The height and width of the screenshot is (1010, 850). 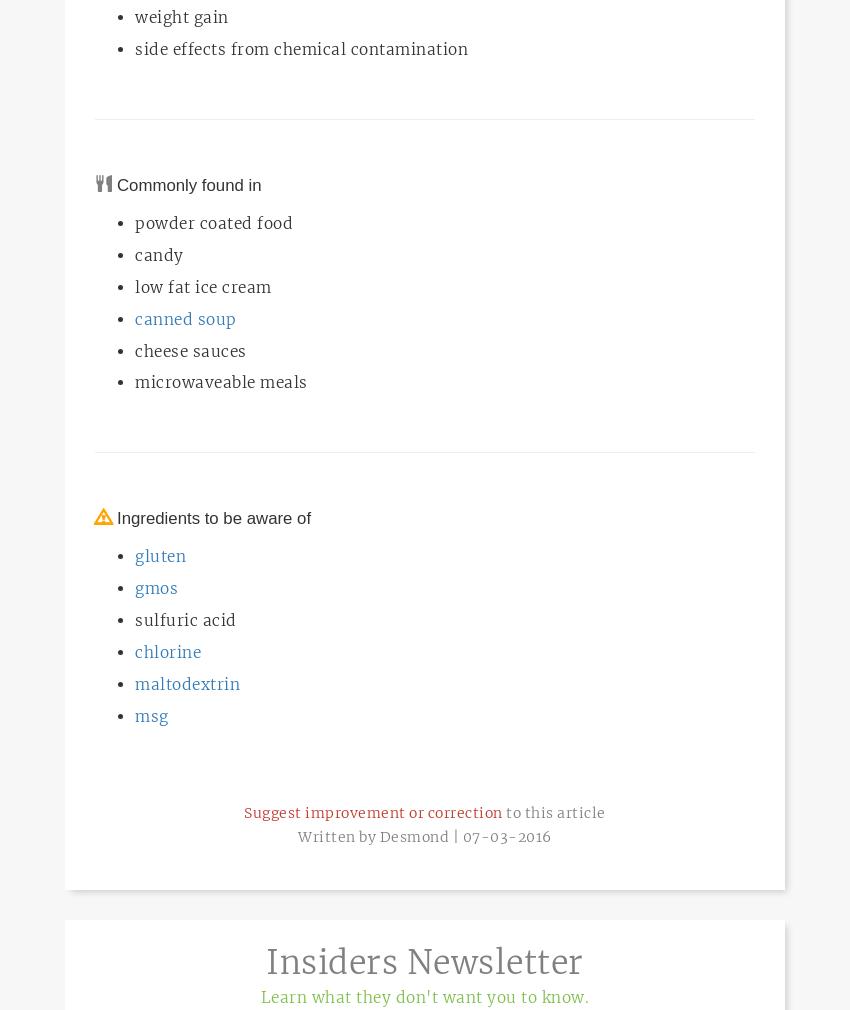 What do you see at coordinates (184, 618) in the screenshot?
I see `'sulfuric acid'` at bounding box center [184, 618].